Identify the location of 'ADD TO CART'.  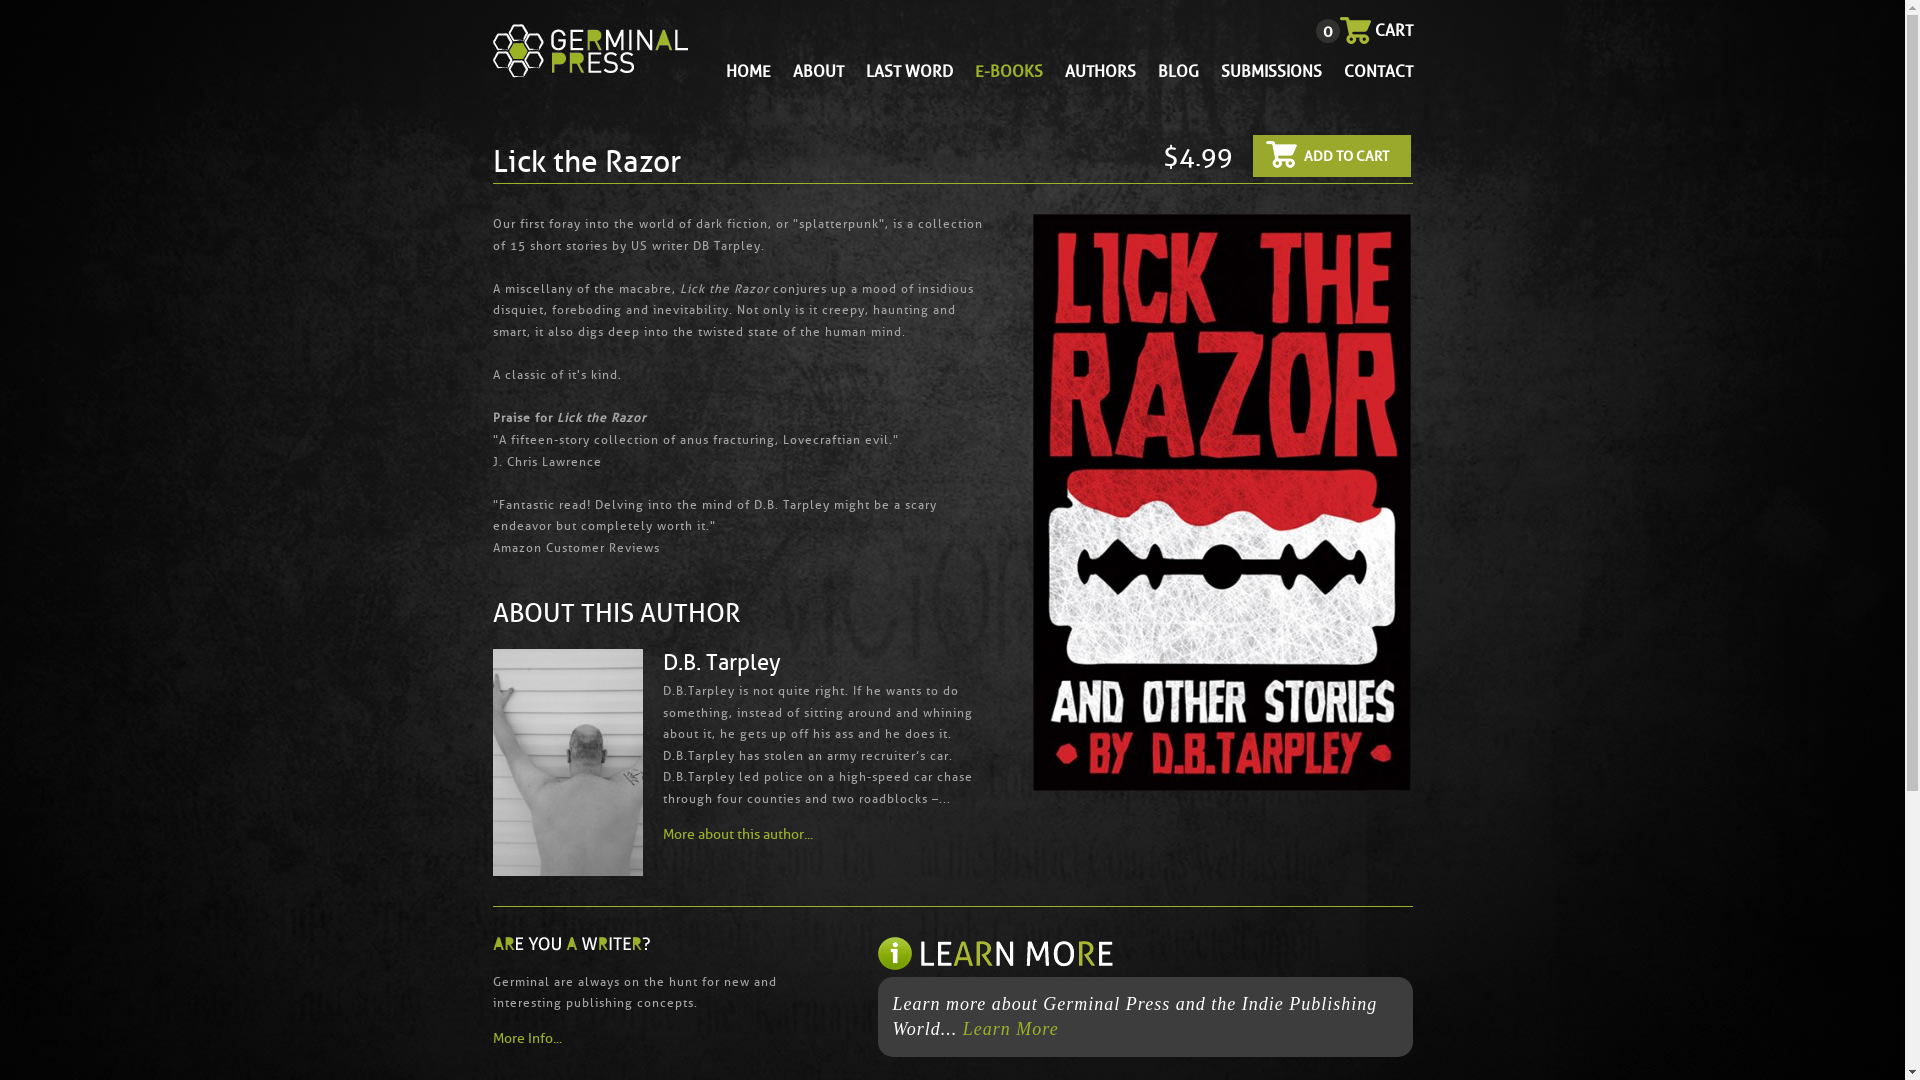
(1251, 154).